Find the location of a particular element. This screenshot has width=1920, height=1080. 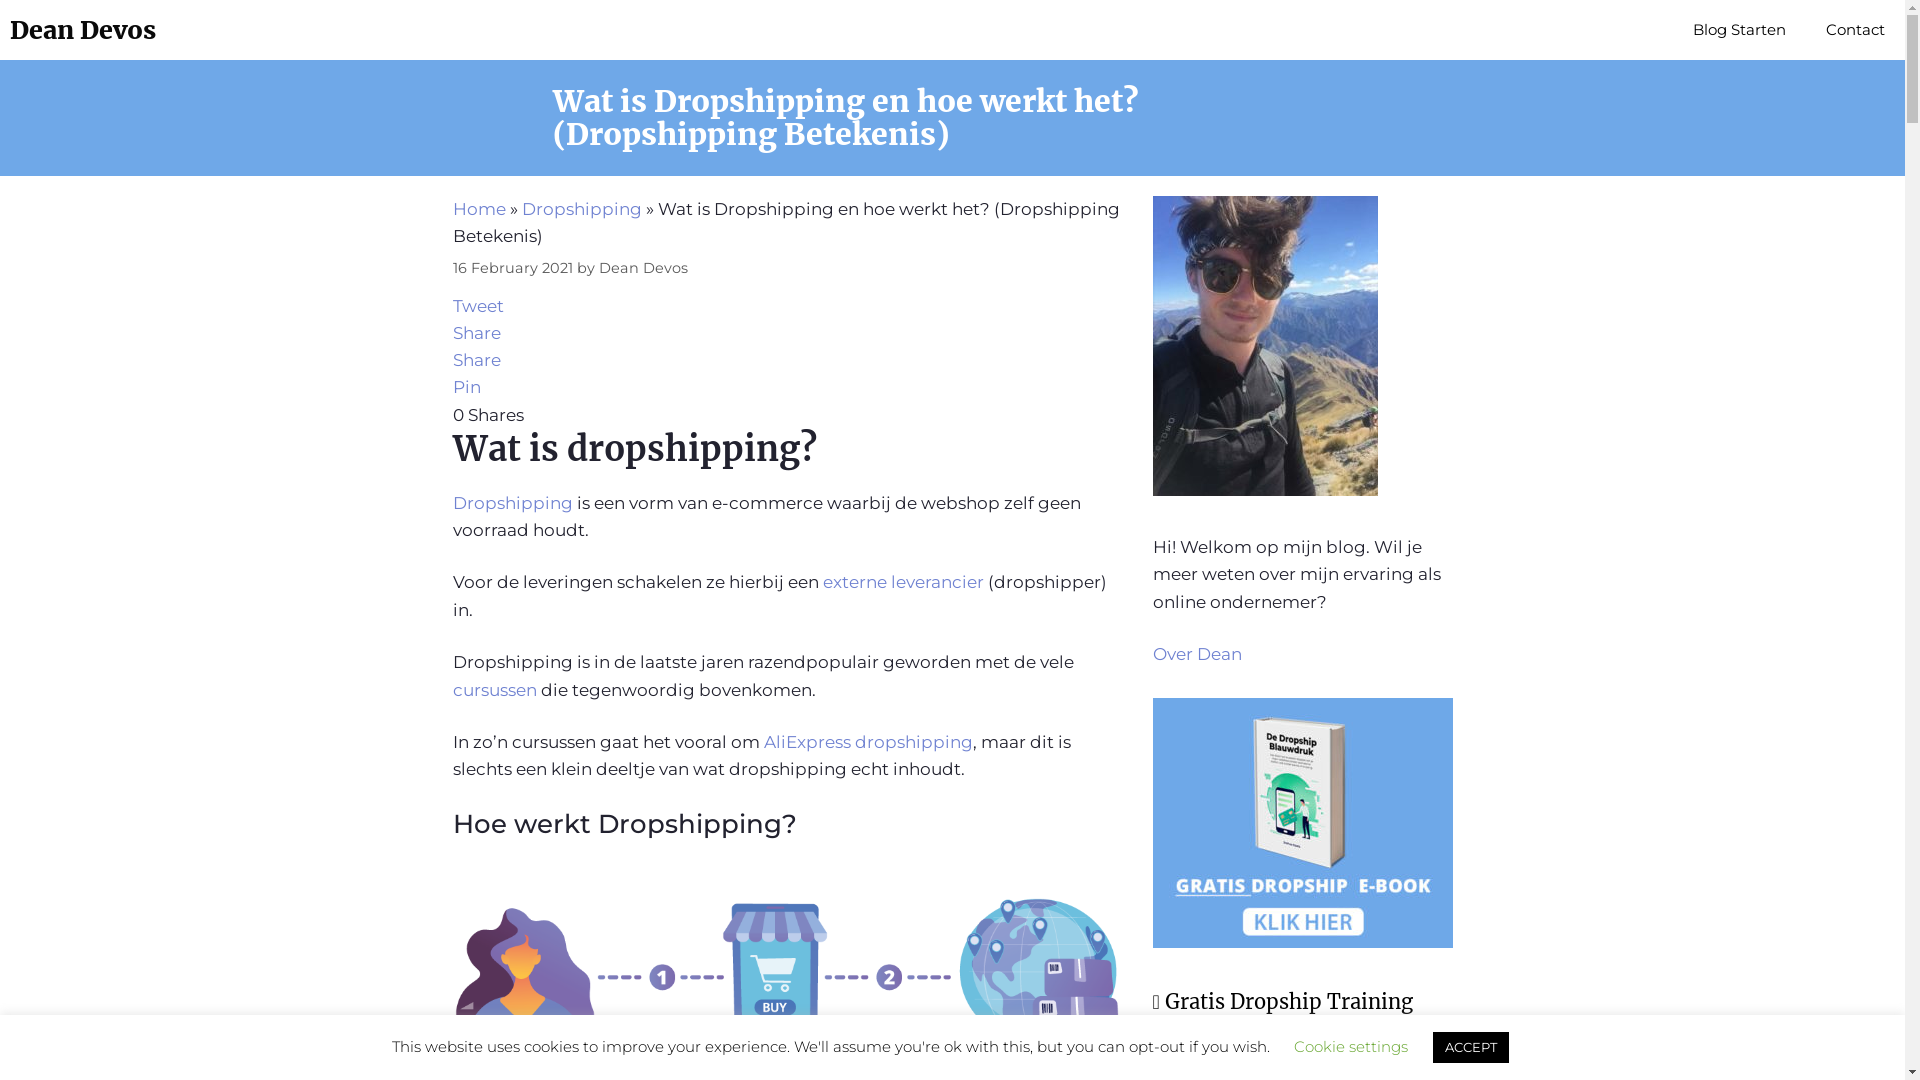

'AliExpress dropshipping' is located at coordinates (868, 741).